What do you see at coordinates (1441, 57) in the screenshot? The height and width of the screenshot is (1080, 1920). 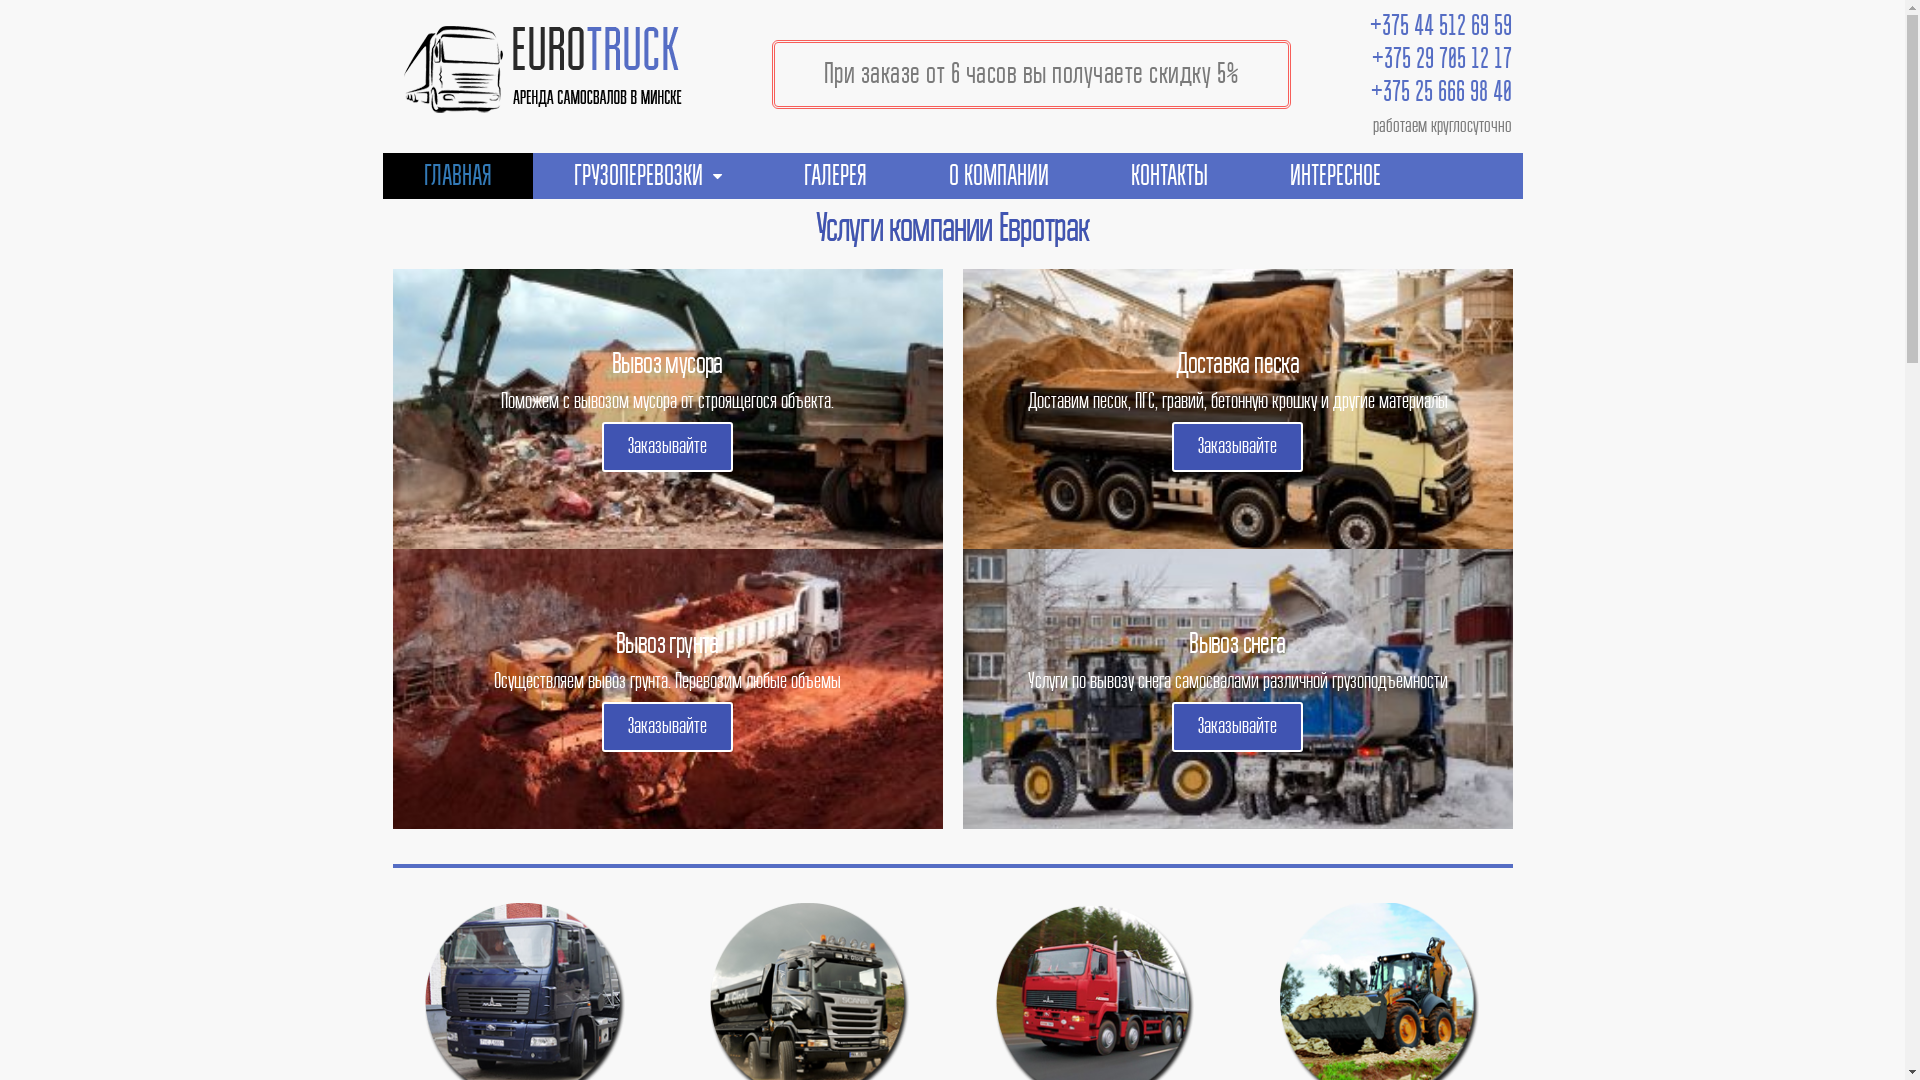 I see `'+375 29 705 12 17'` at bounding box center [1441, 57].